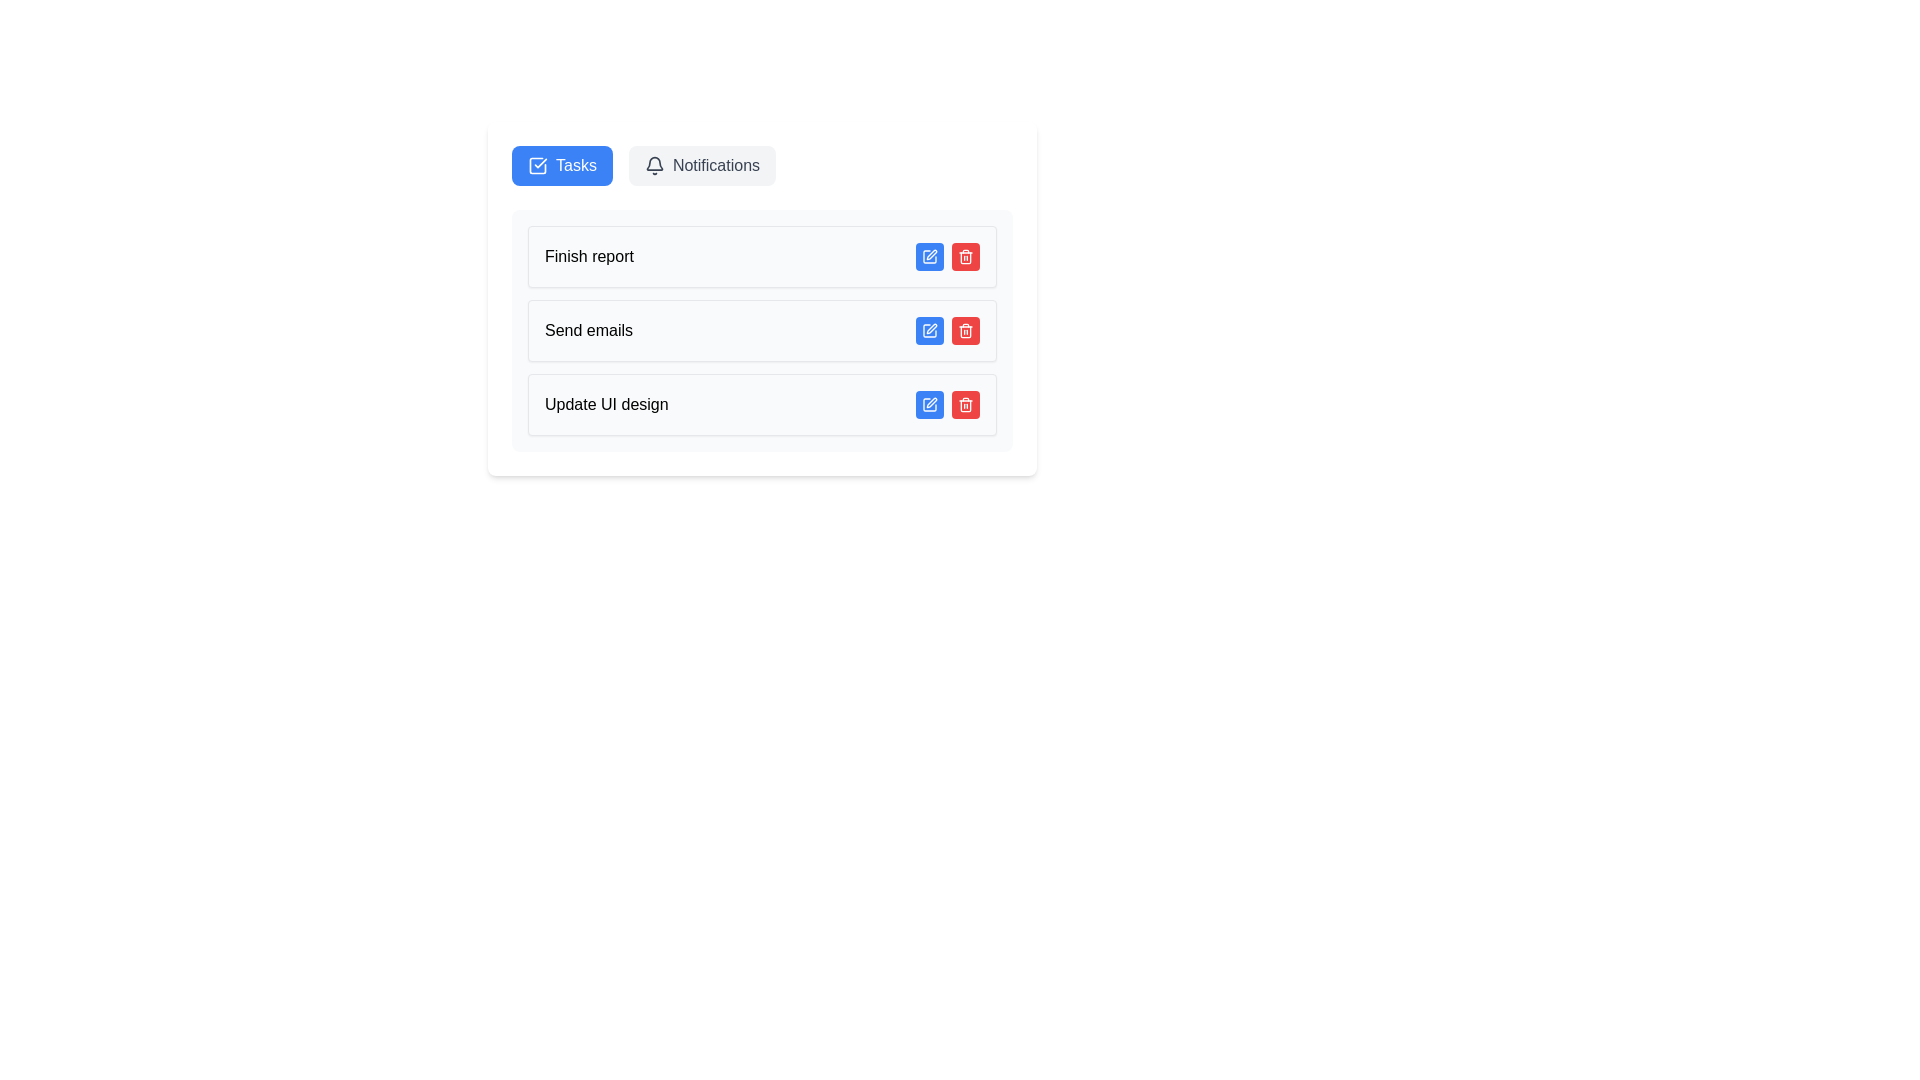 The width and height of the screenshot is (1920, 1080). What do you see at coordinates (947, 330) in the screenshot?
I see `the red button with a trash bin icon in the interactive control group located on the right side of the 'Send emails' task item` at bounding box center [947, 330].